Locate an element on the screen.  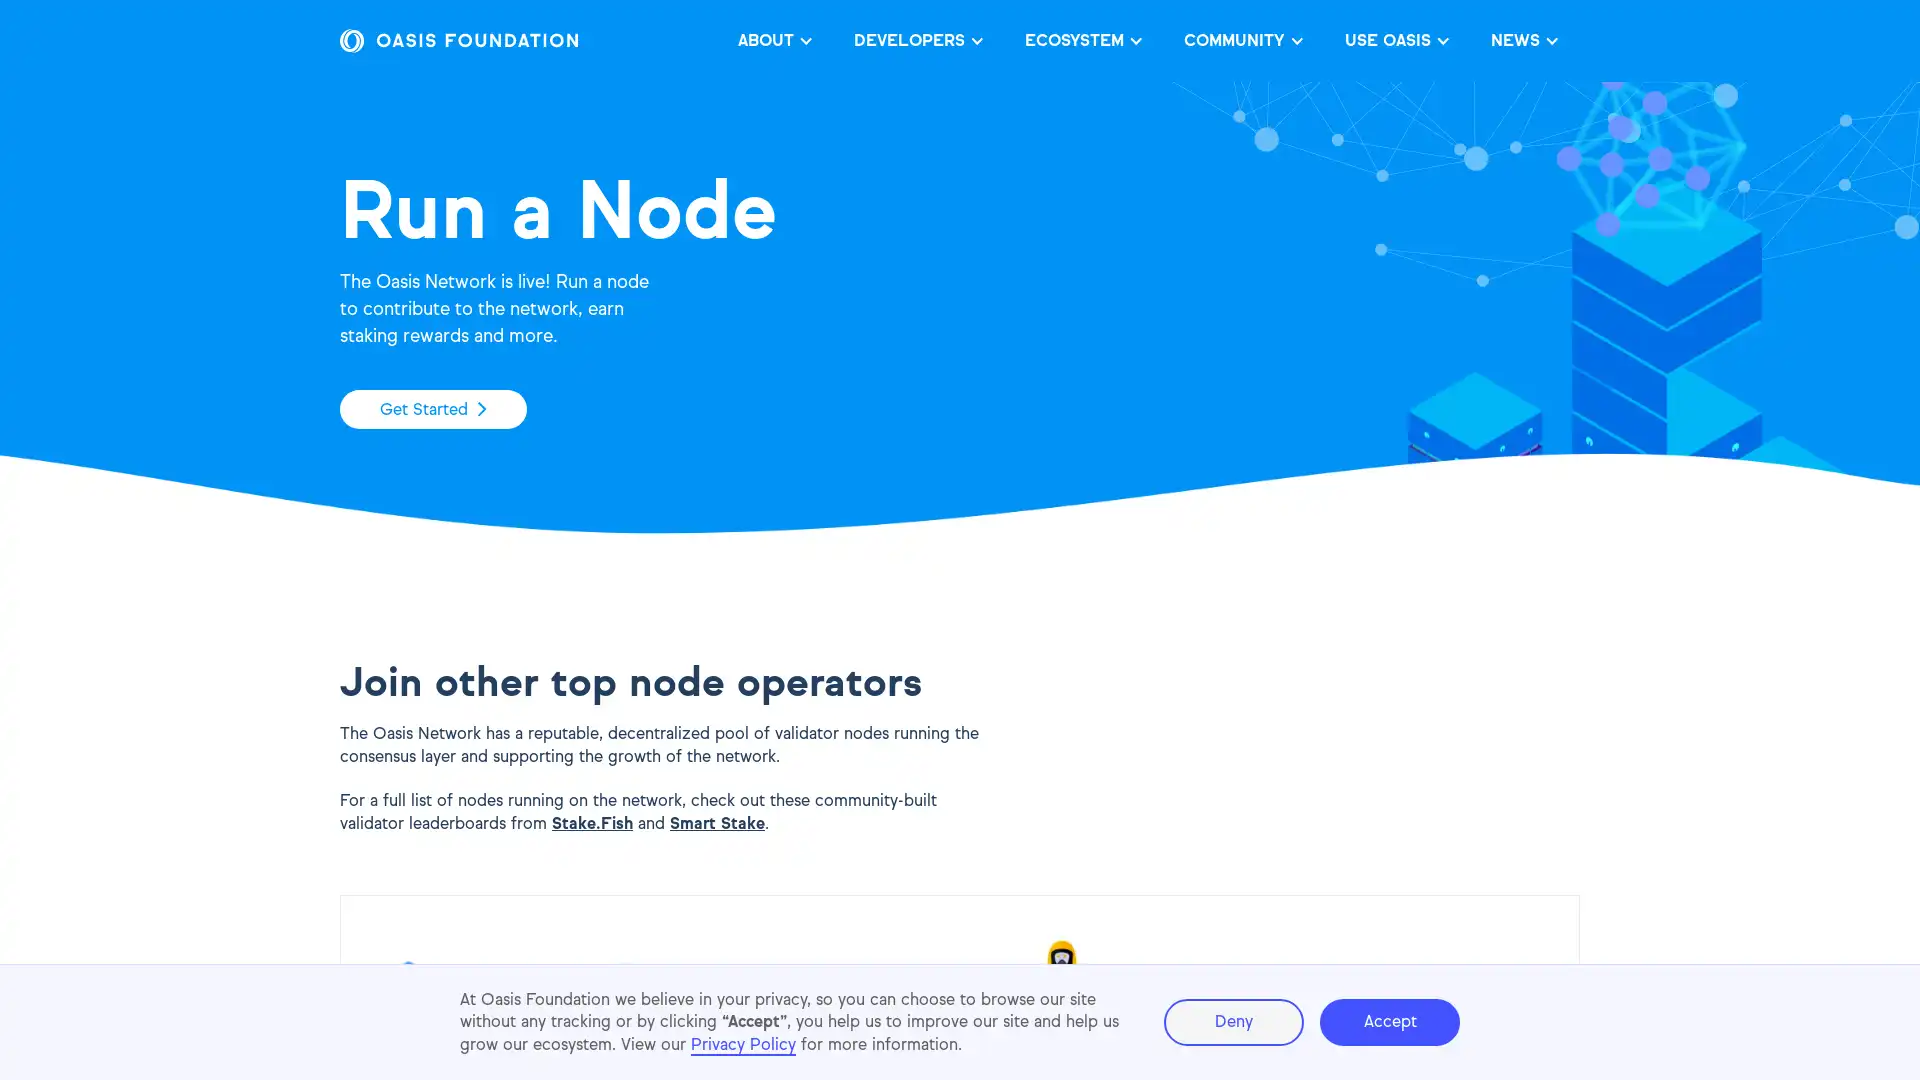
Deny is located at coordinates (1232, 1022).